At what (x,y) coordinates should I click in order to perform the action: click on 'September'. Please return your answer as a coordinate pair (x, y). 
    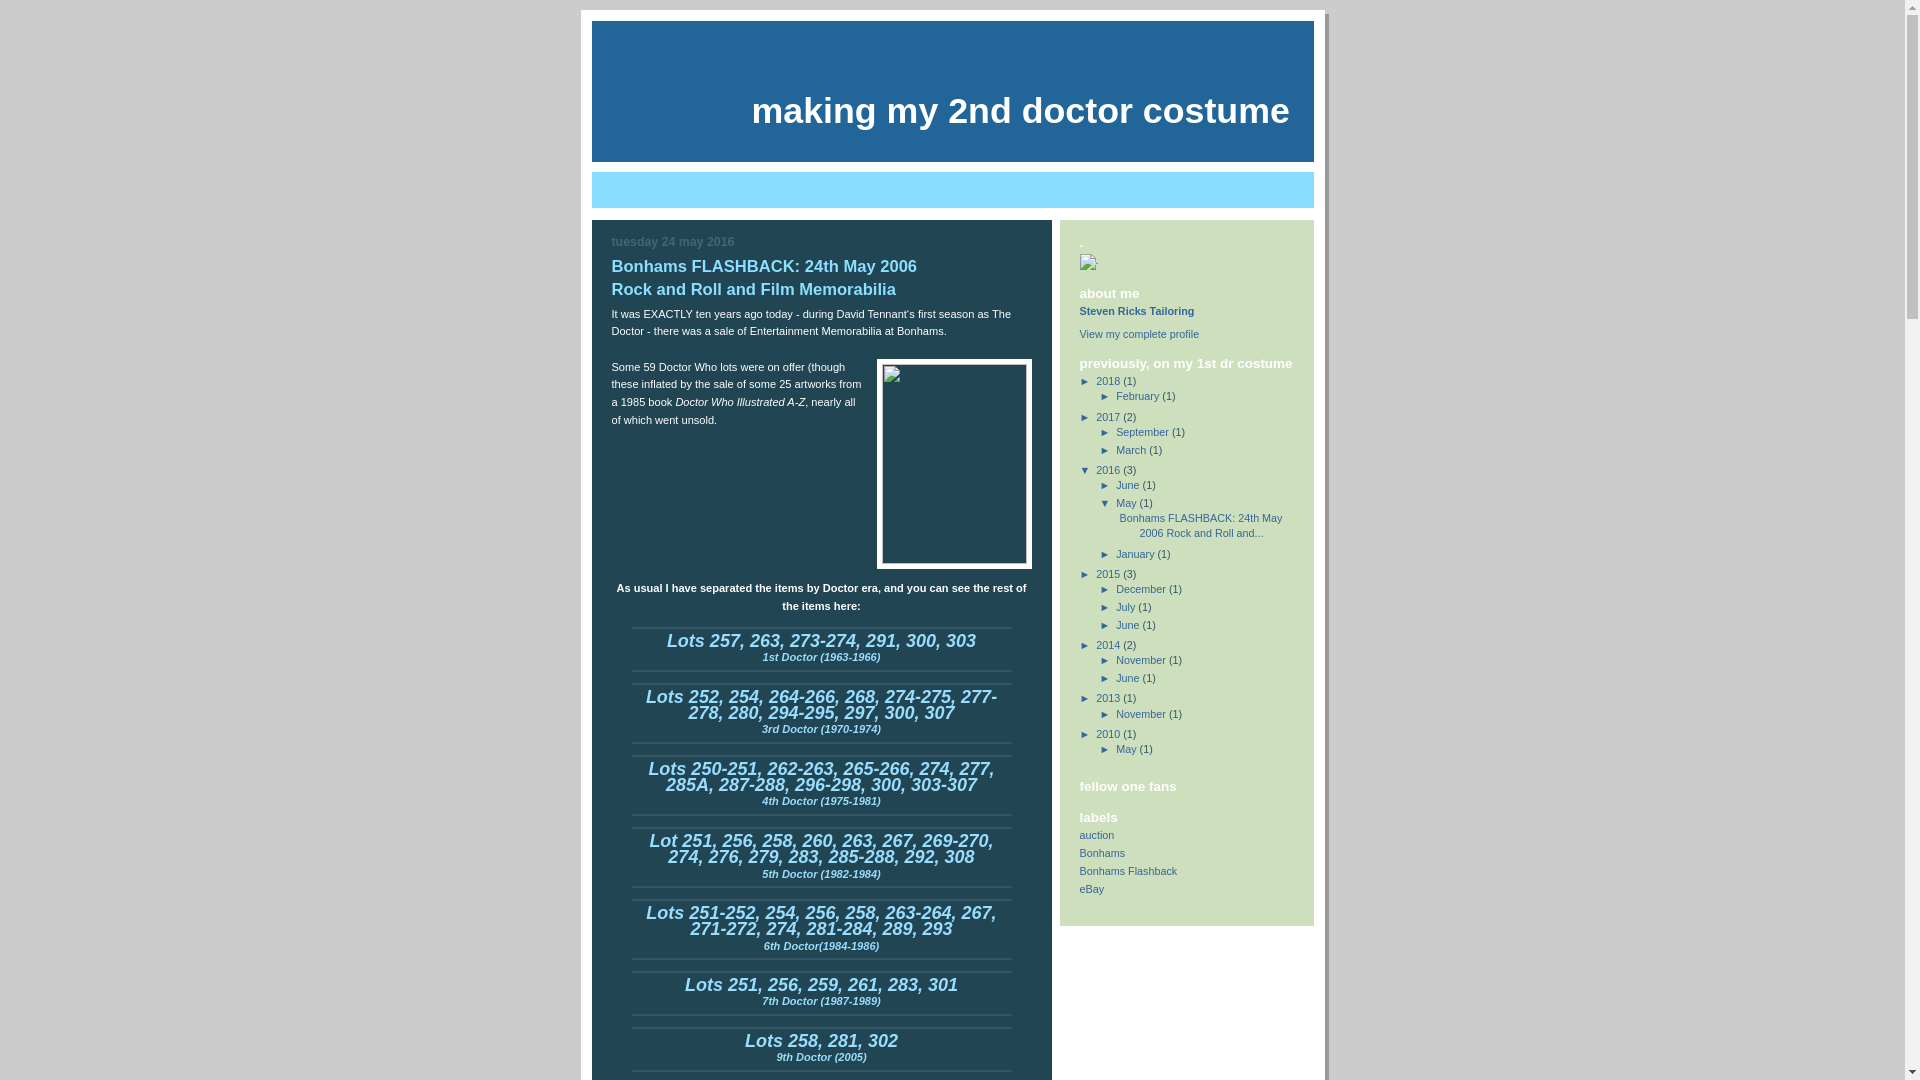
    Looking at the image, I should click on (1143, 431).